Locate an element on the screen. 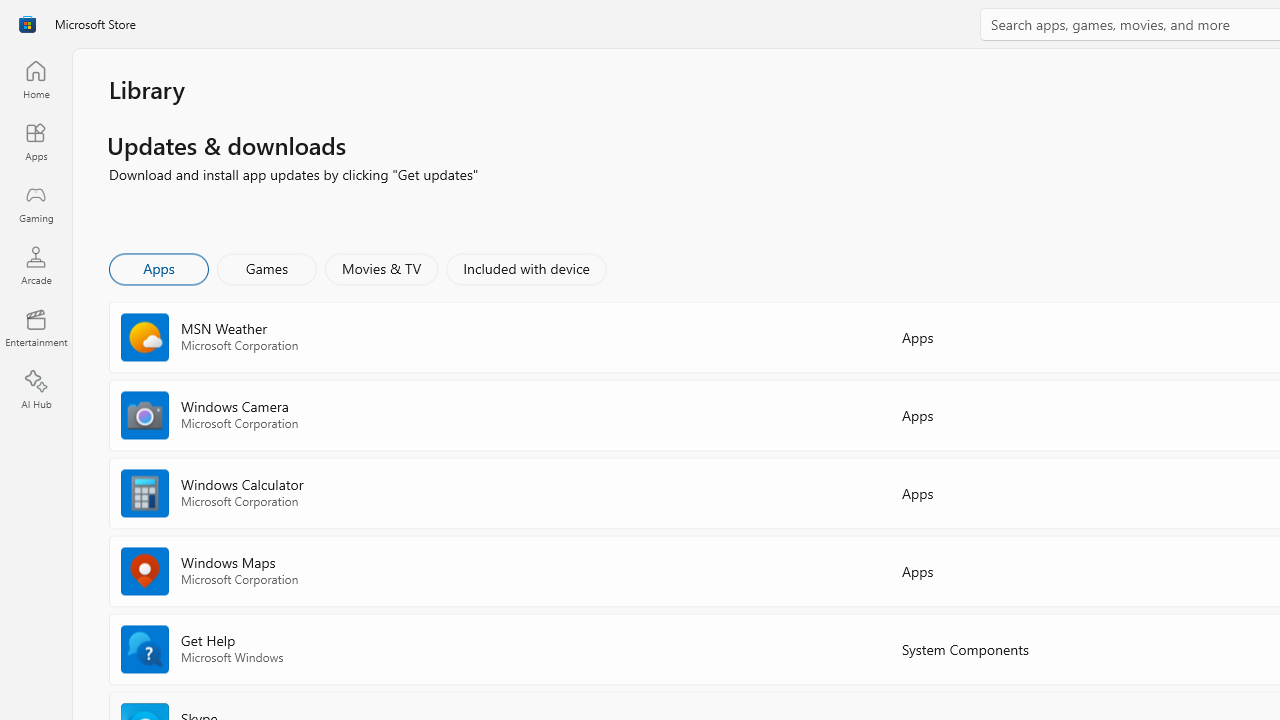  'Included with device' is located at coordinates (525, 267).